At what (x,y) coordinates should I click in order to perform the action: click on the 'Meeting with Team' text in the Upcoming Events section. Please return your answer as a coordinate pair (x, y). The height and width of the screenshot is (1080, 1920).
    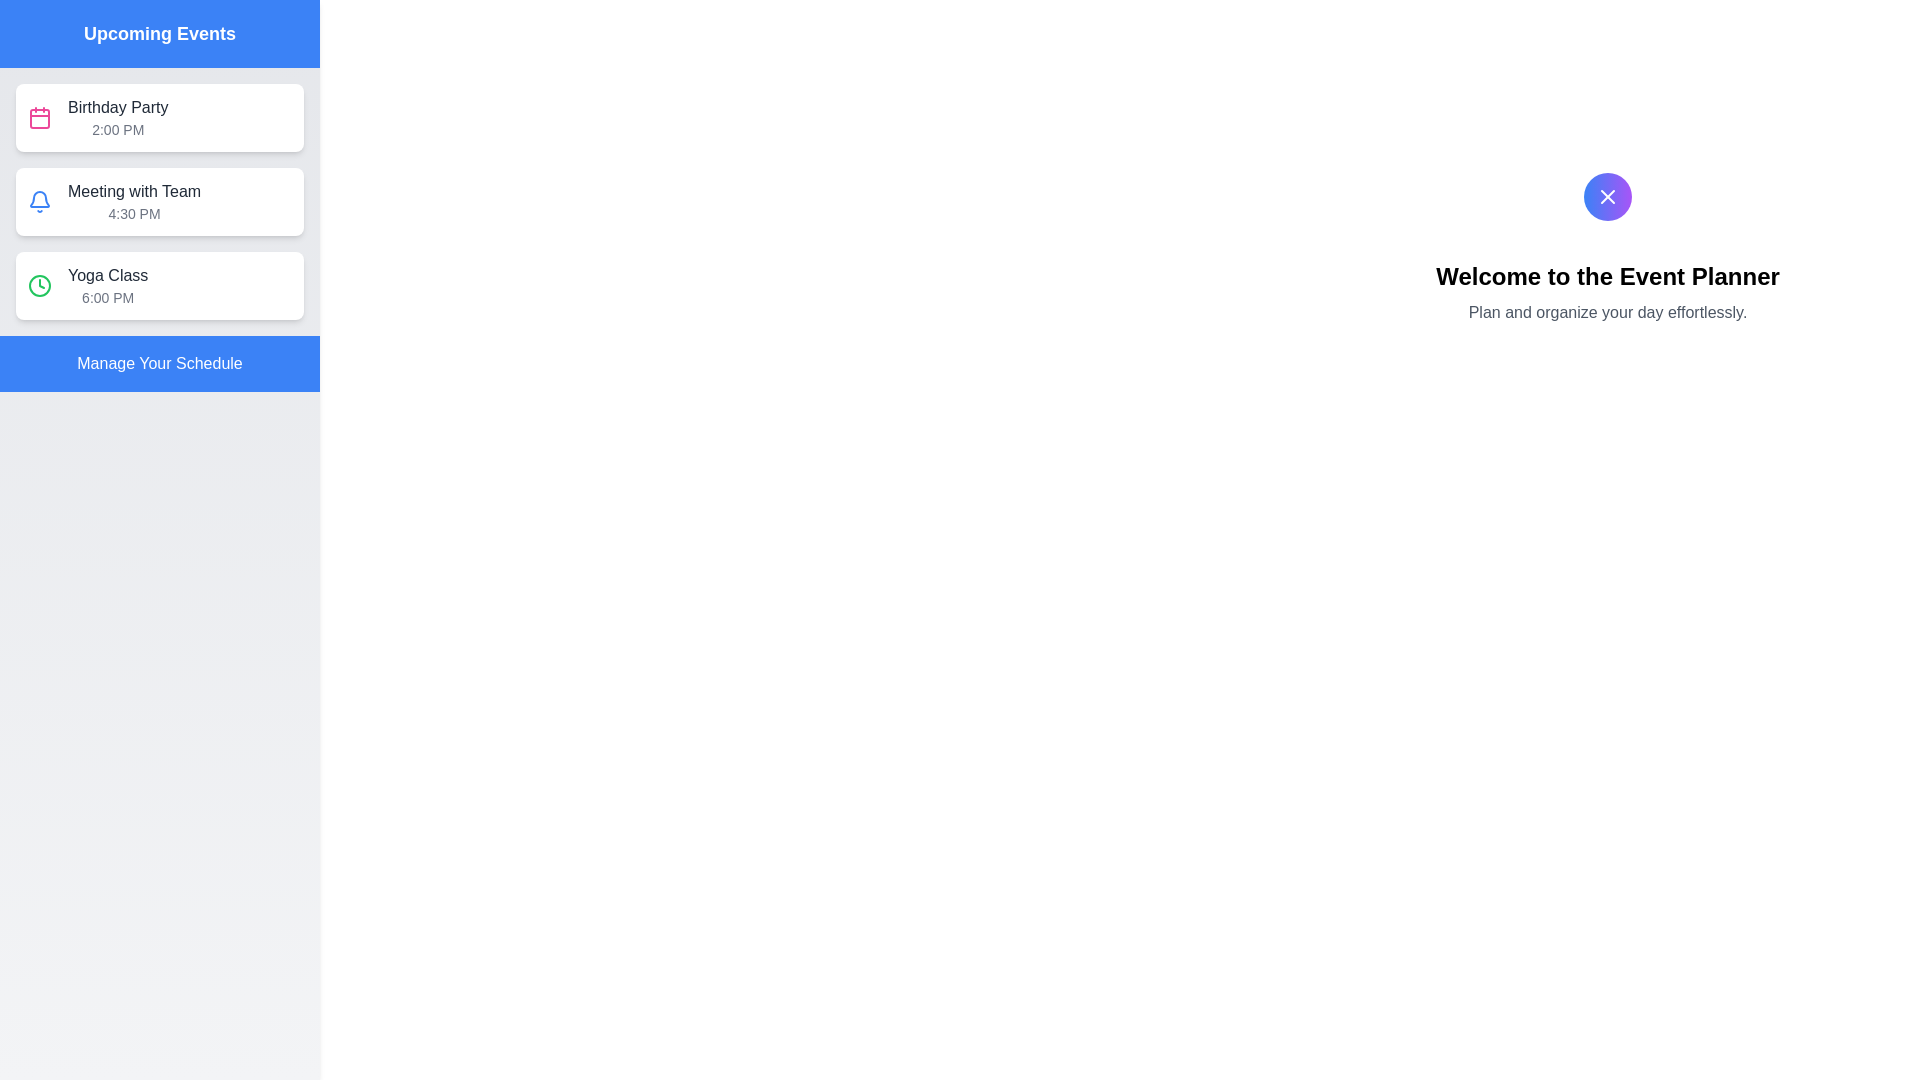
    Looking at the image, I should click on (133, 201).